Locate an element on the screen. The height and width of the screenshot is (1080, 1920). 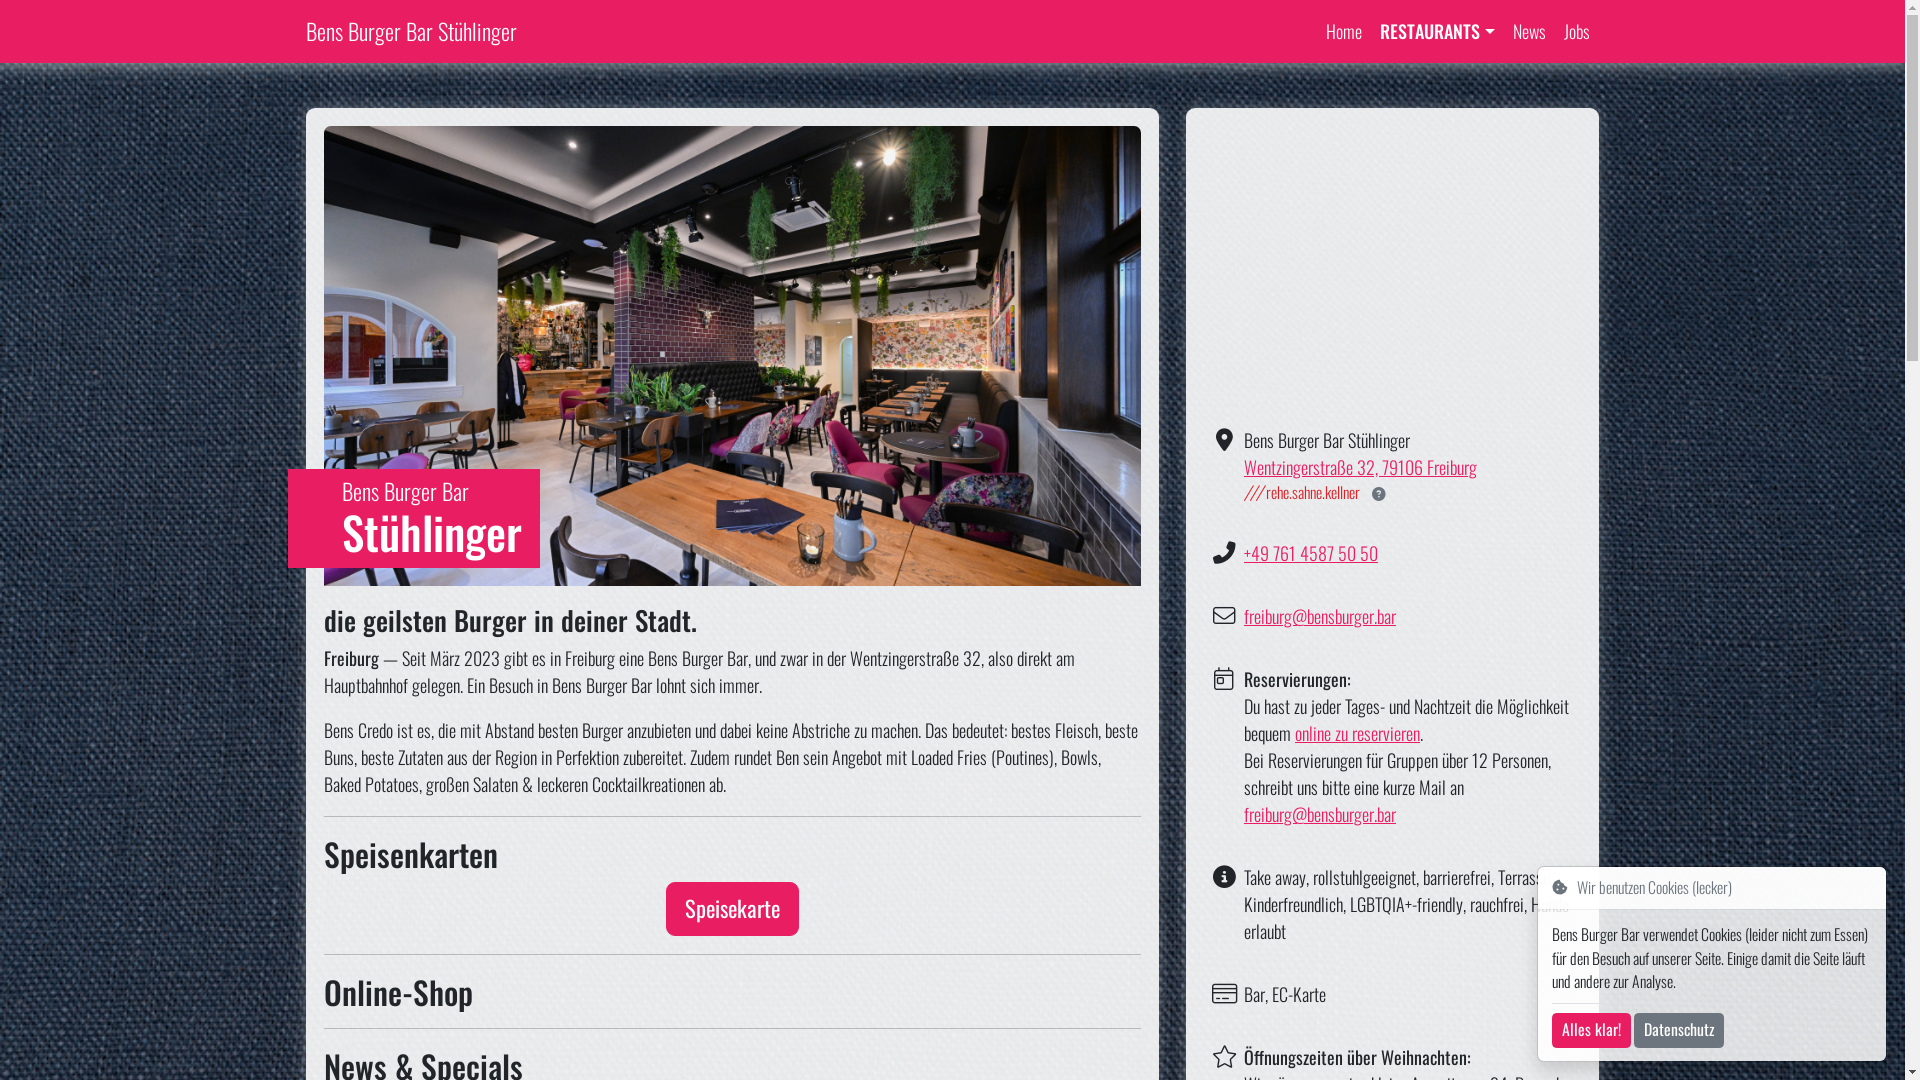
'Speisekarte' is located at coordinates (731, 909).